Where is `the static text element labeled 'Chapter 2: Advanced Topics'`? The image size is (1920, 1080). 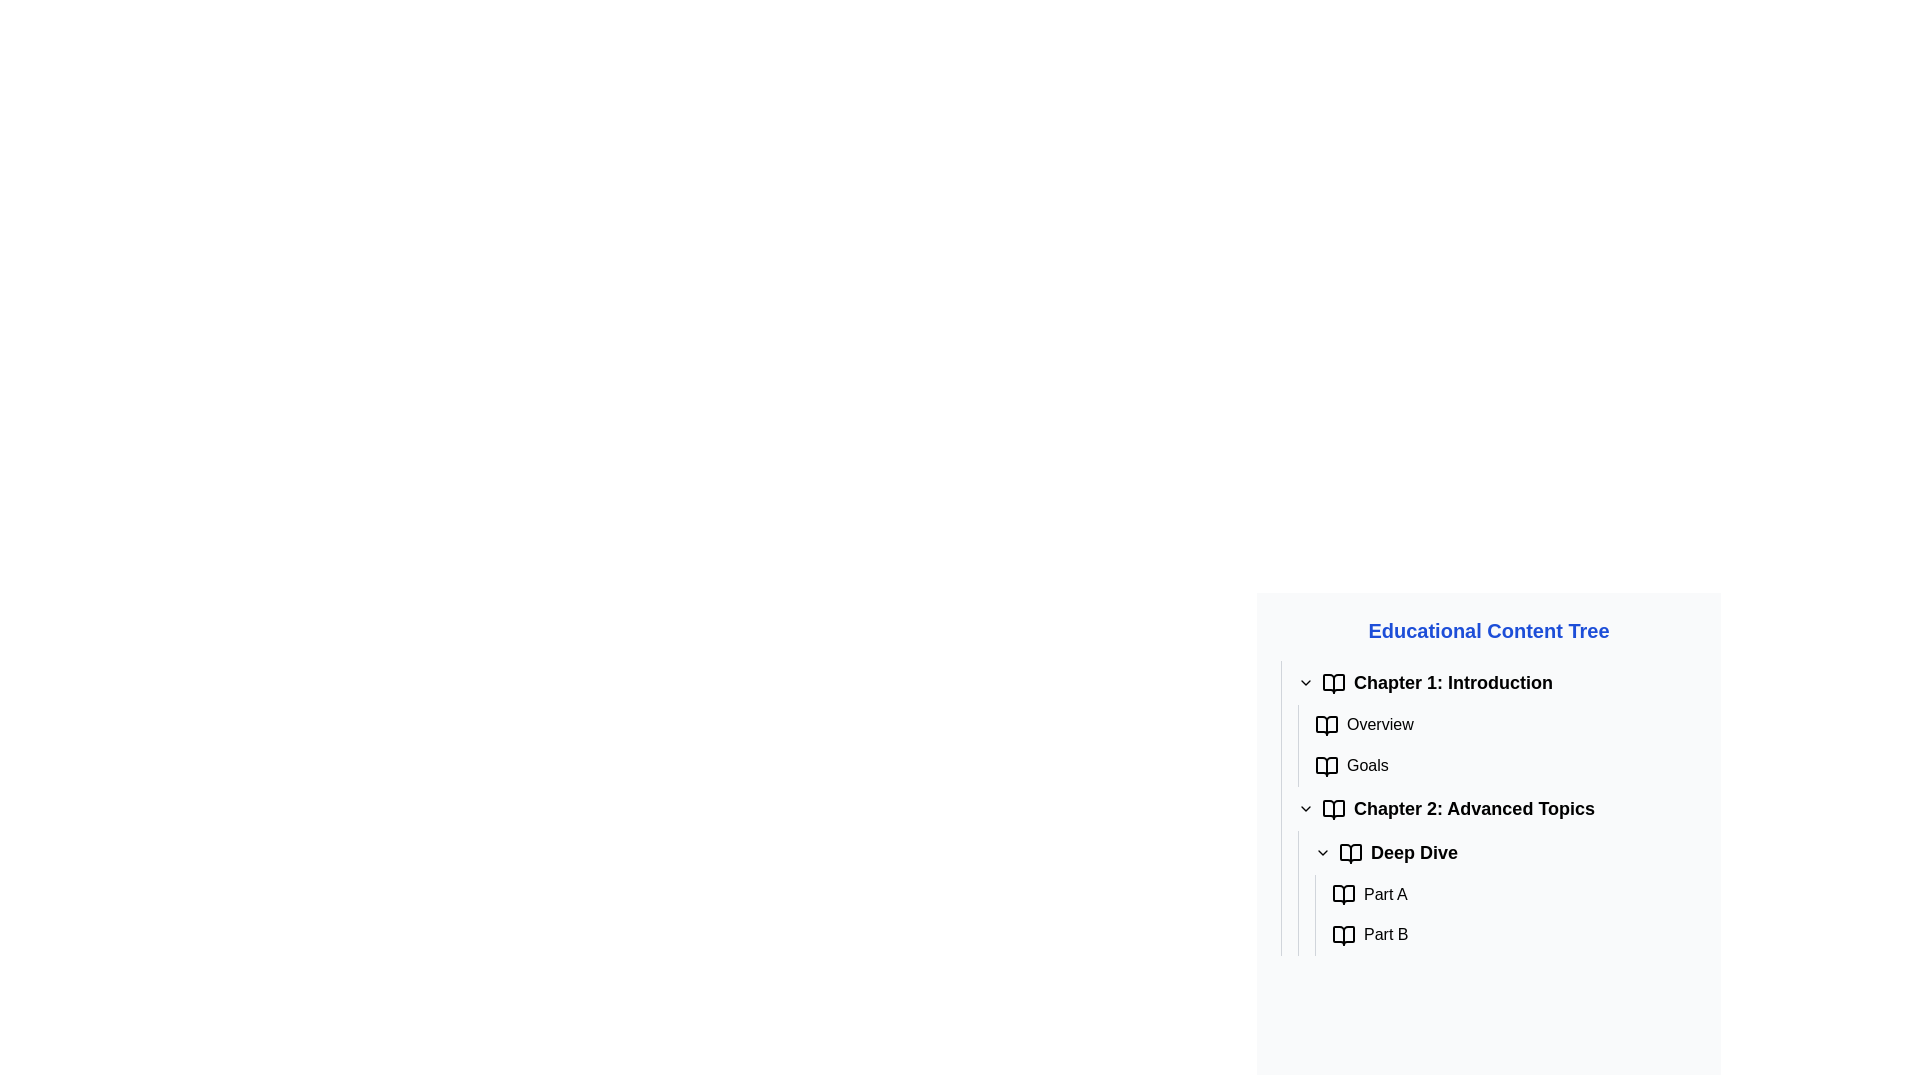 the static text element labeled 'Chapter 2: Advanced Topics' is located at coordinates (1458, 807).